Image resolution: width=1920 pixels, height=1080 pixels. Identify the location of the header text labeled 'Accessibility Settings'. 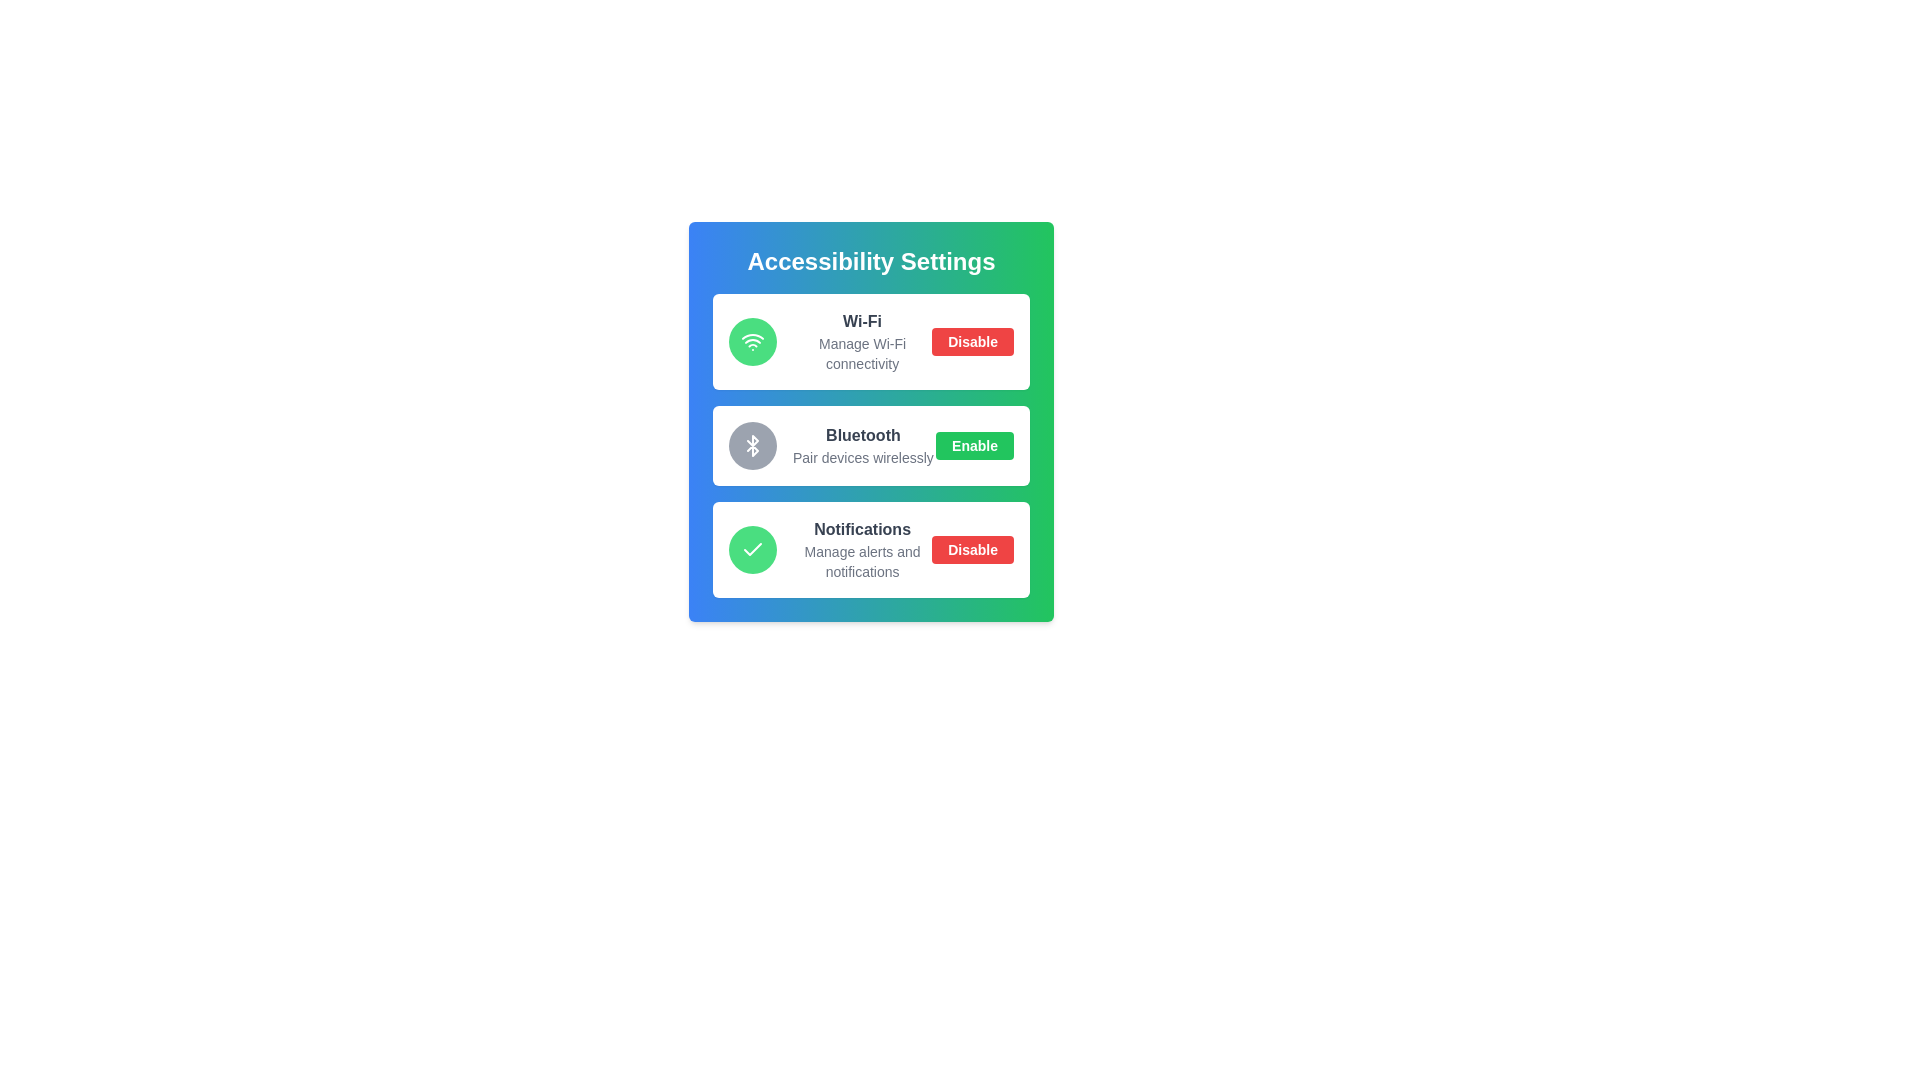
(871, 261).